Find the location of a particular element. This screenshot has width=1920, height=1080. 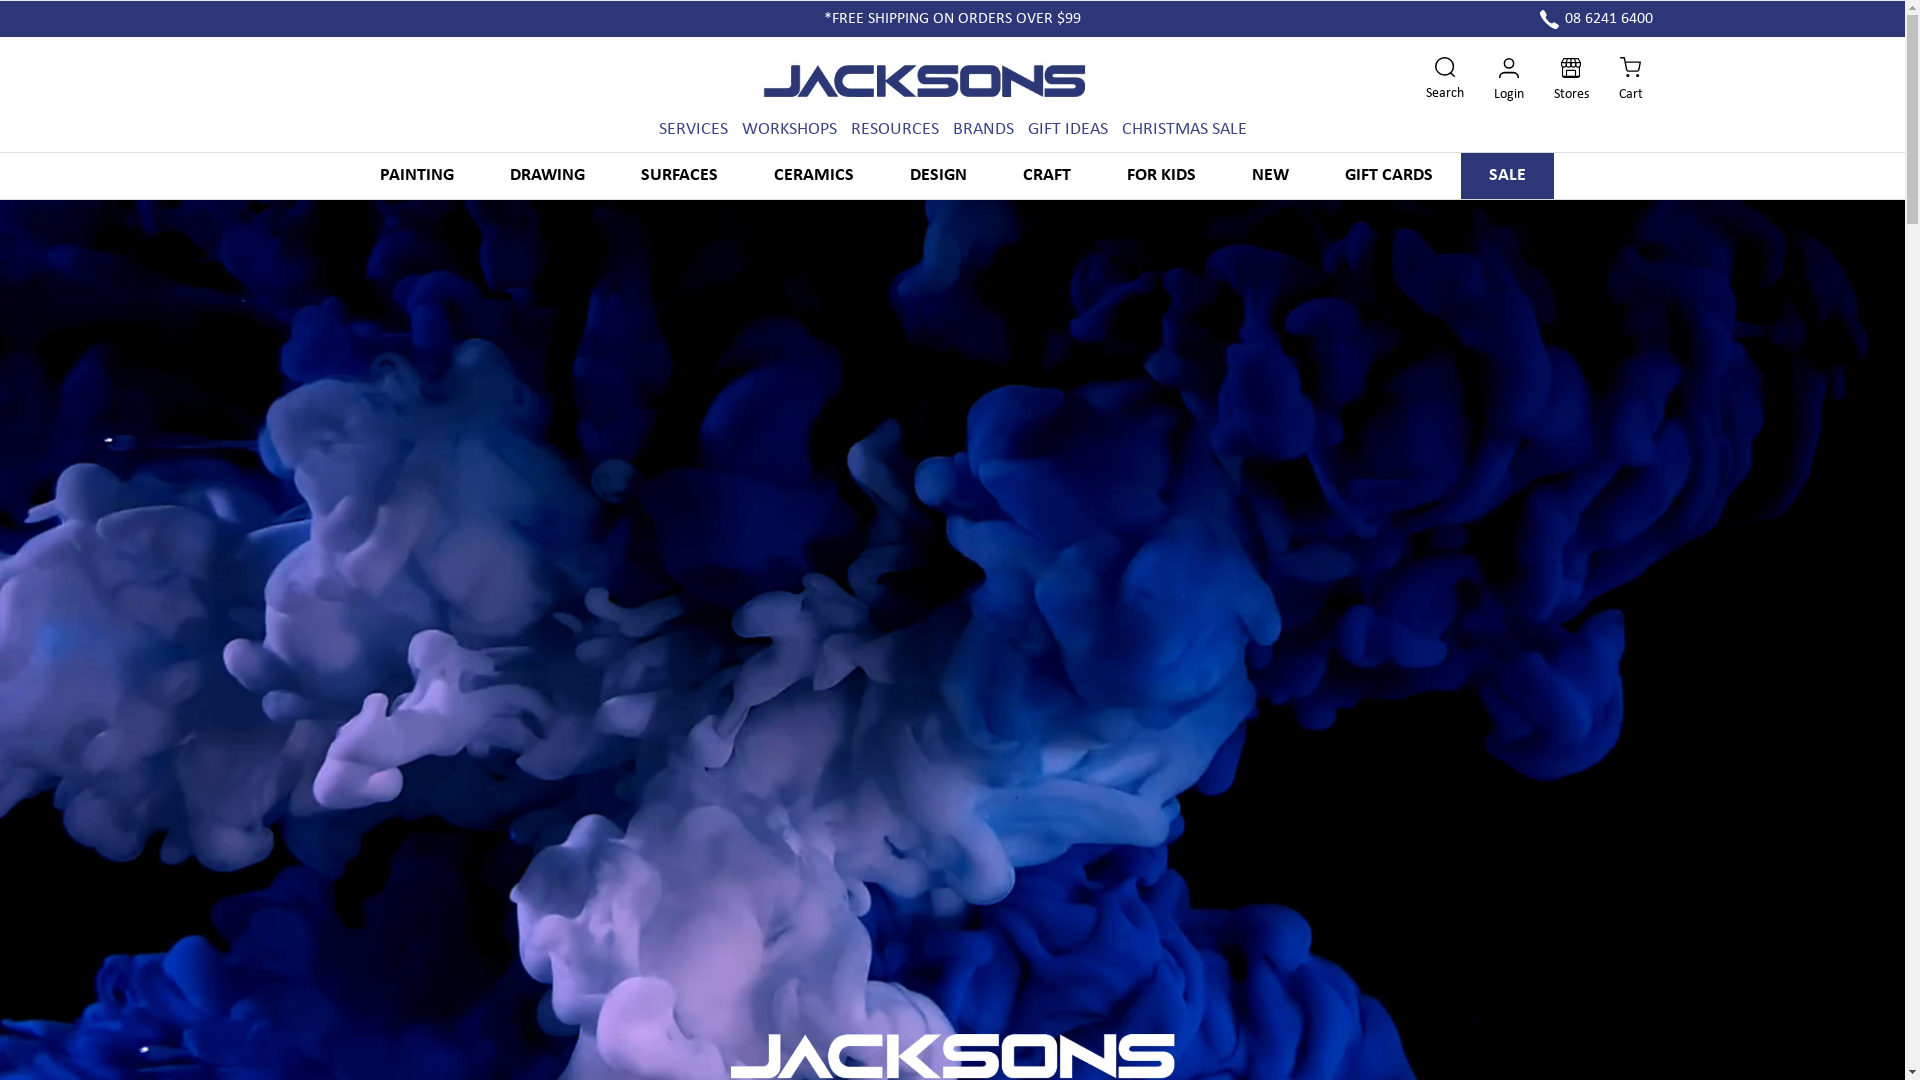

'*FREE SHIPPING ON ORDERS OVER $99' is located at coordinates (951, 19).